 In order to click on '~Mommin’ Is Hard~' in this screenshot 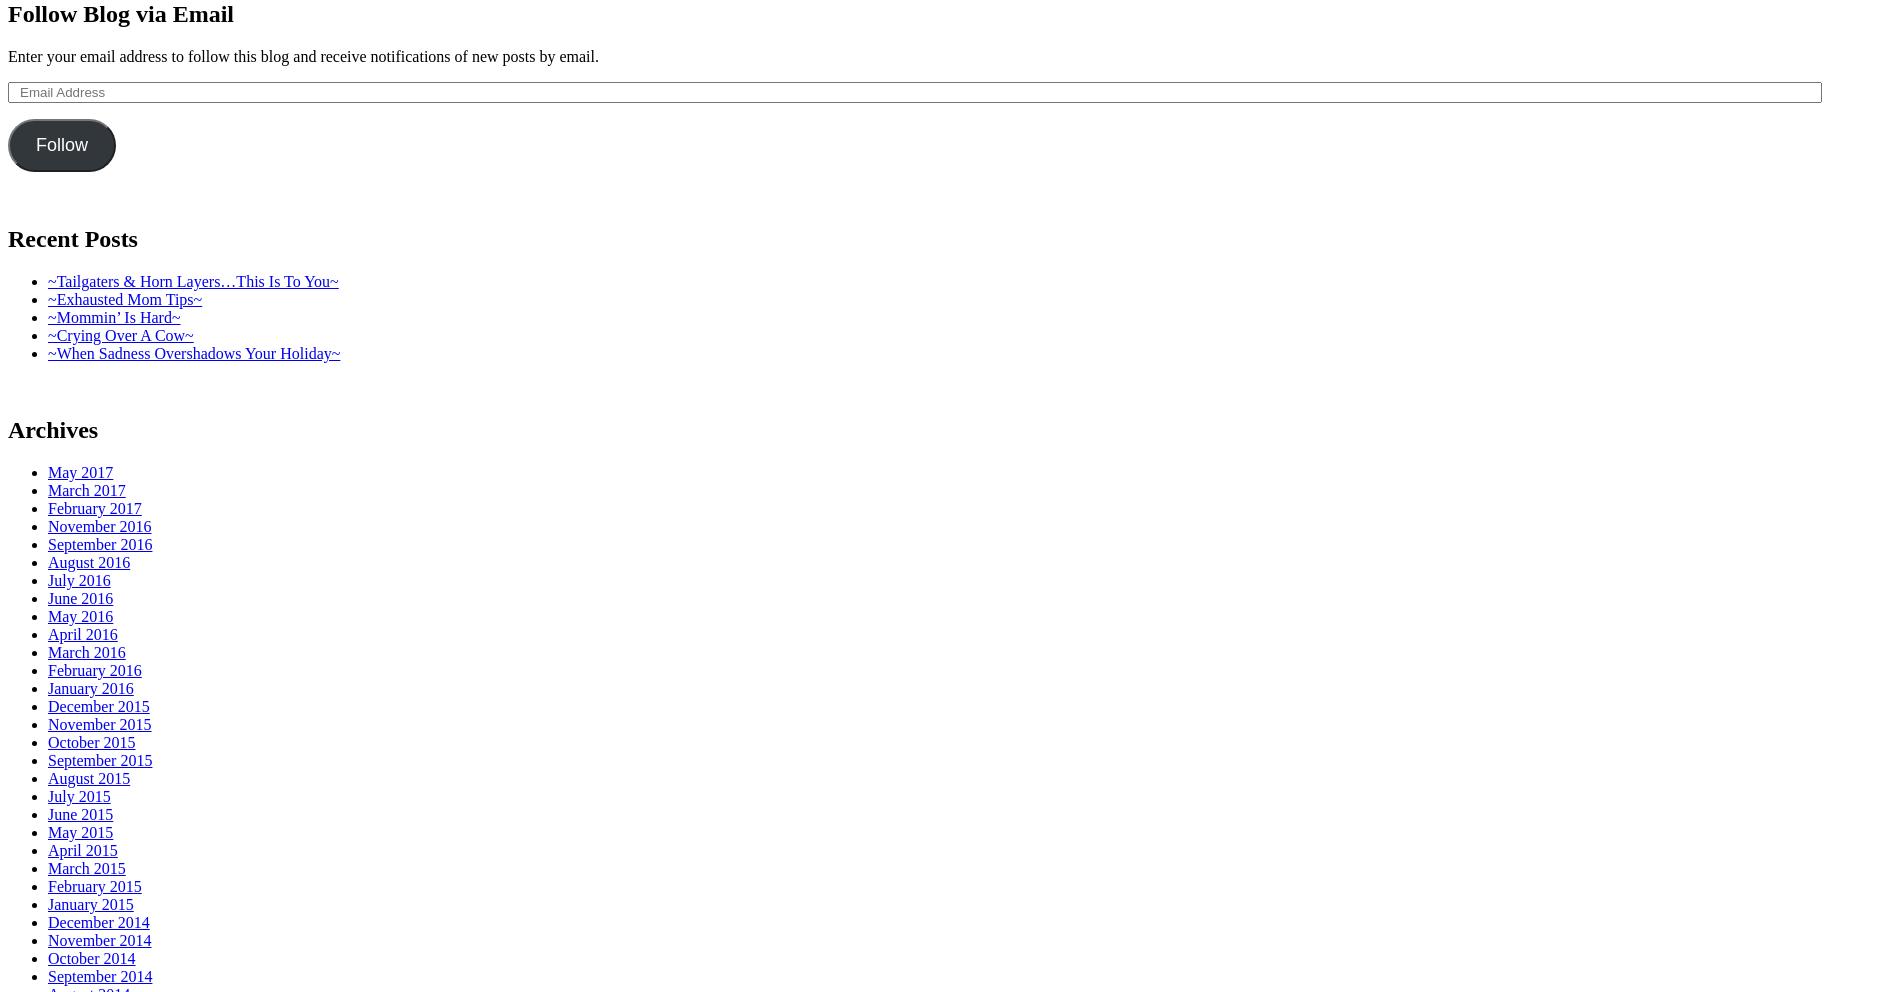, I will do `click(114, 317)`.